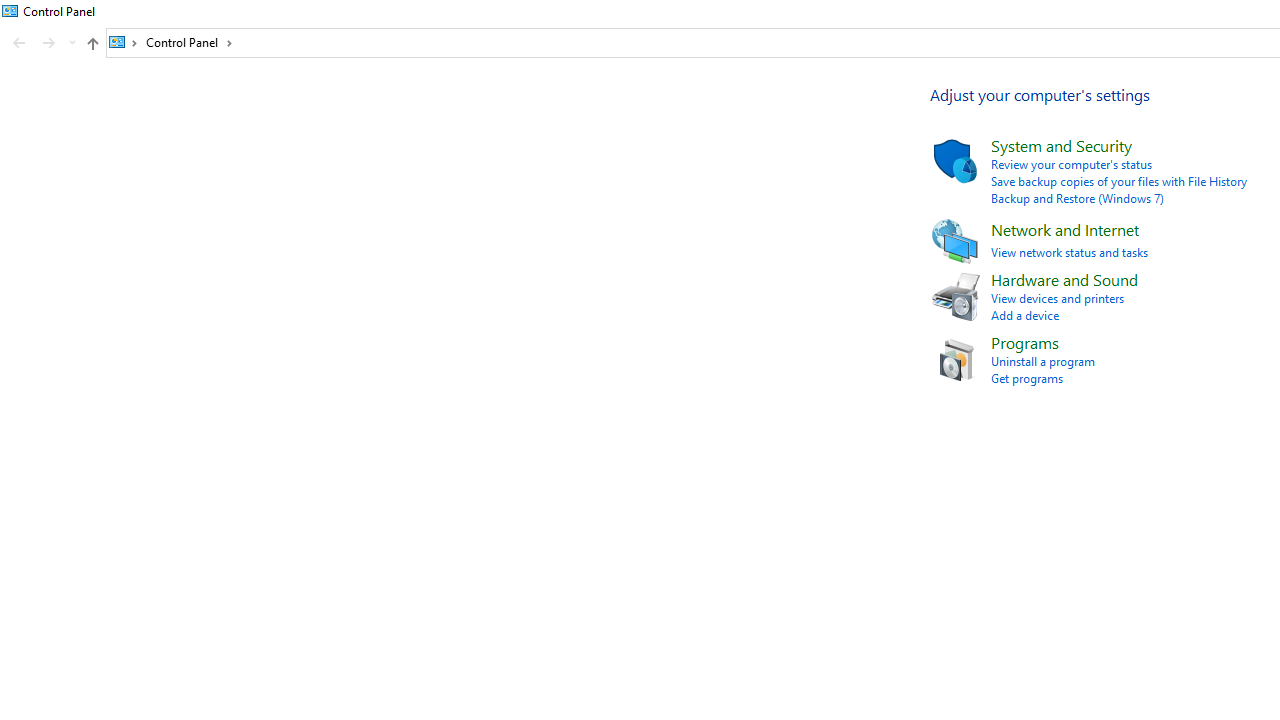 The image size is (1280, 720). Describe the element at coordinates (1056, 298) in the screenshot. I see `'View devices and printers'` at that location.